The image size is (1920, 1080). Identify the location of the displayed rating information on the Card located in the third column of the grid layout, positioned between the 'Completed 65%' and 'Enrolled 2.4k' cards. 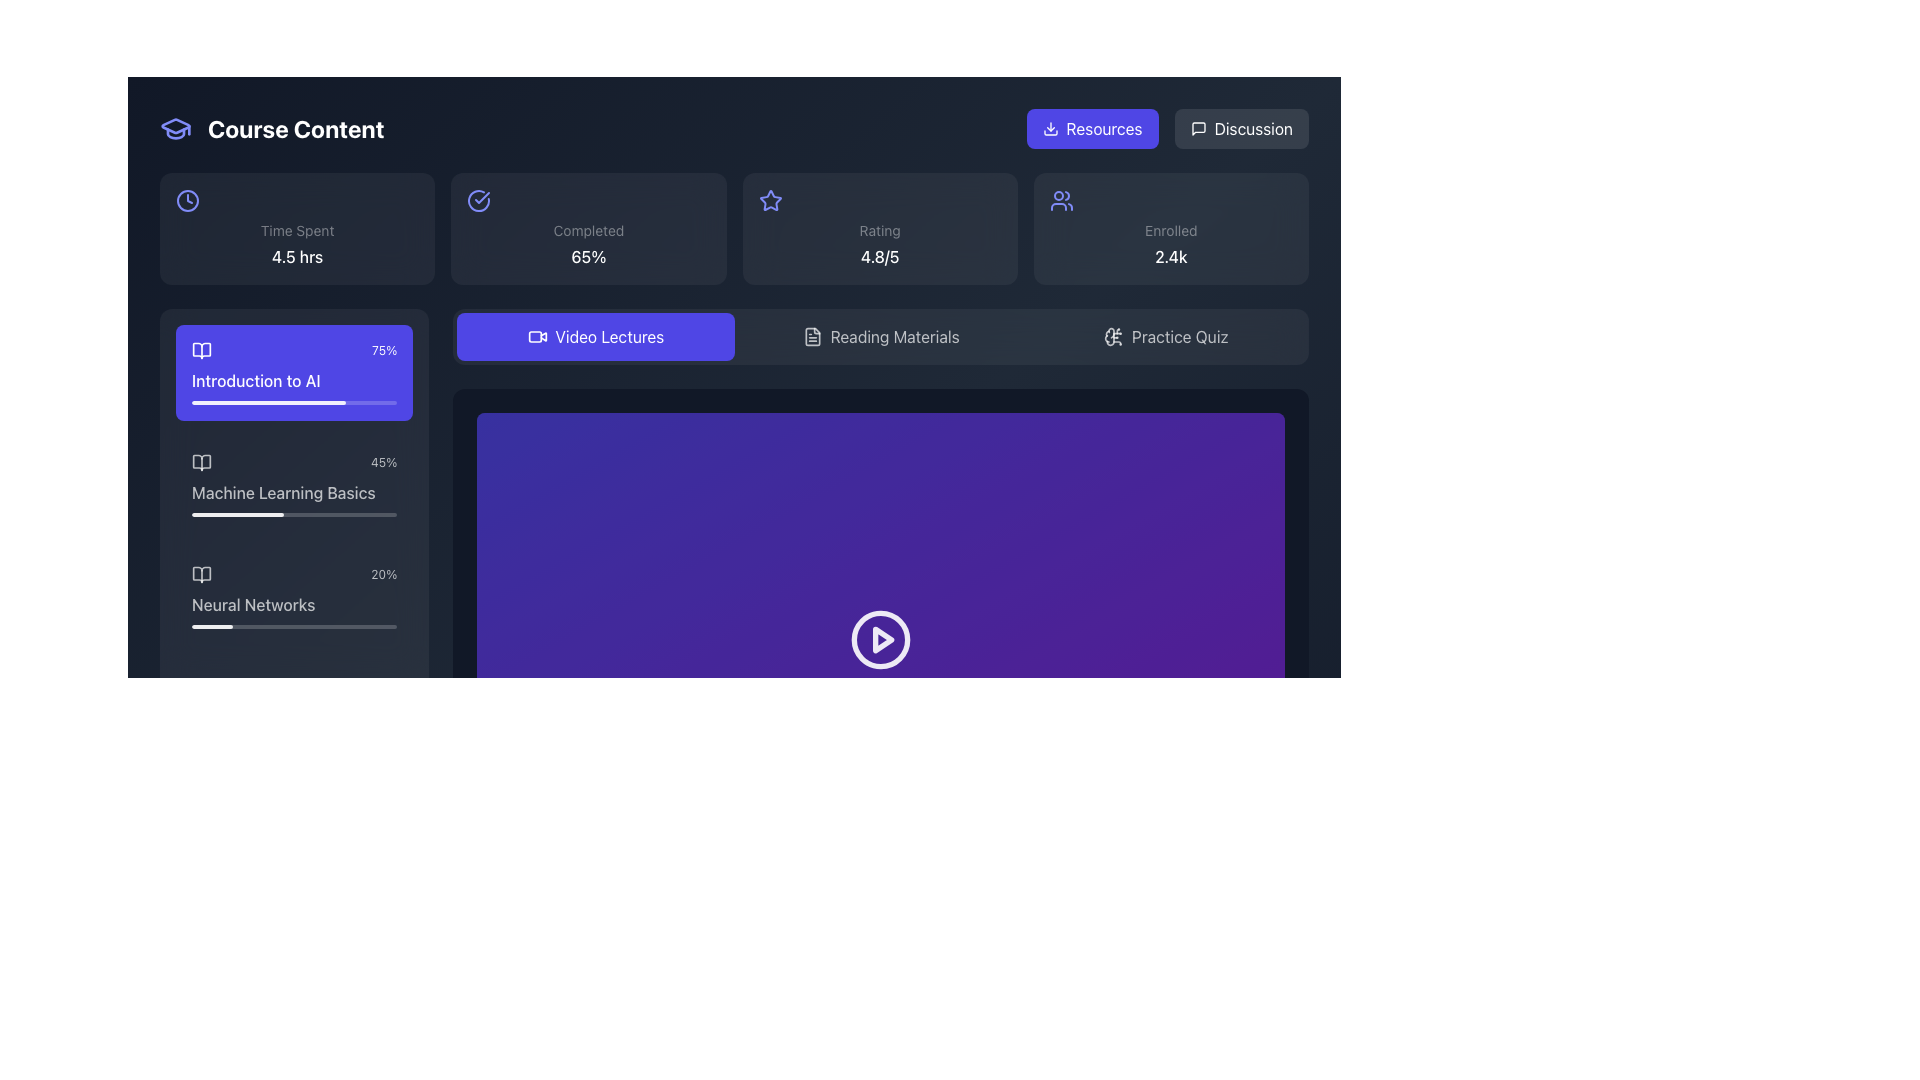
(880, 227).